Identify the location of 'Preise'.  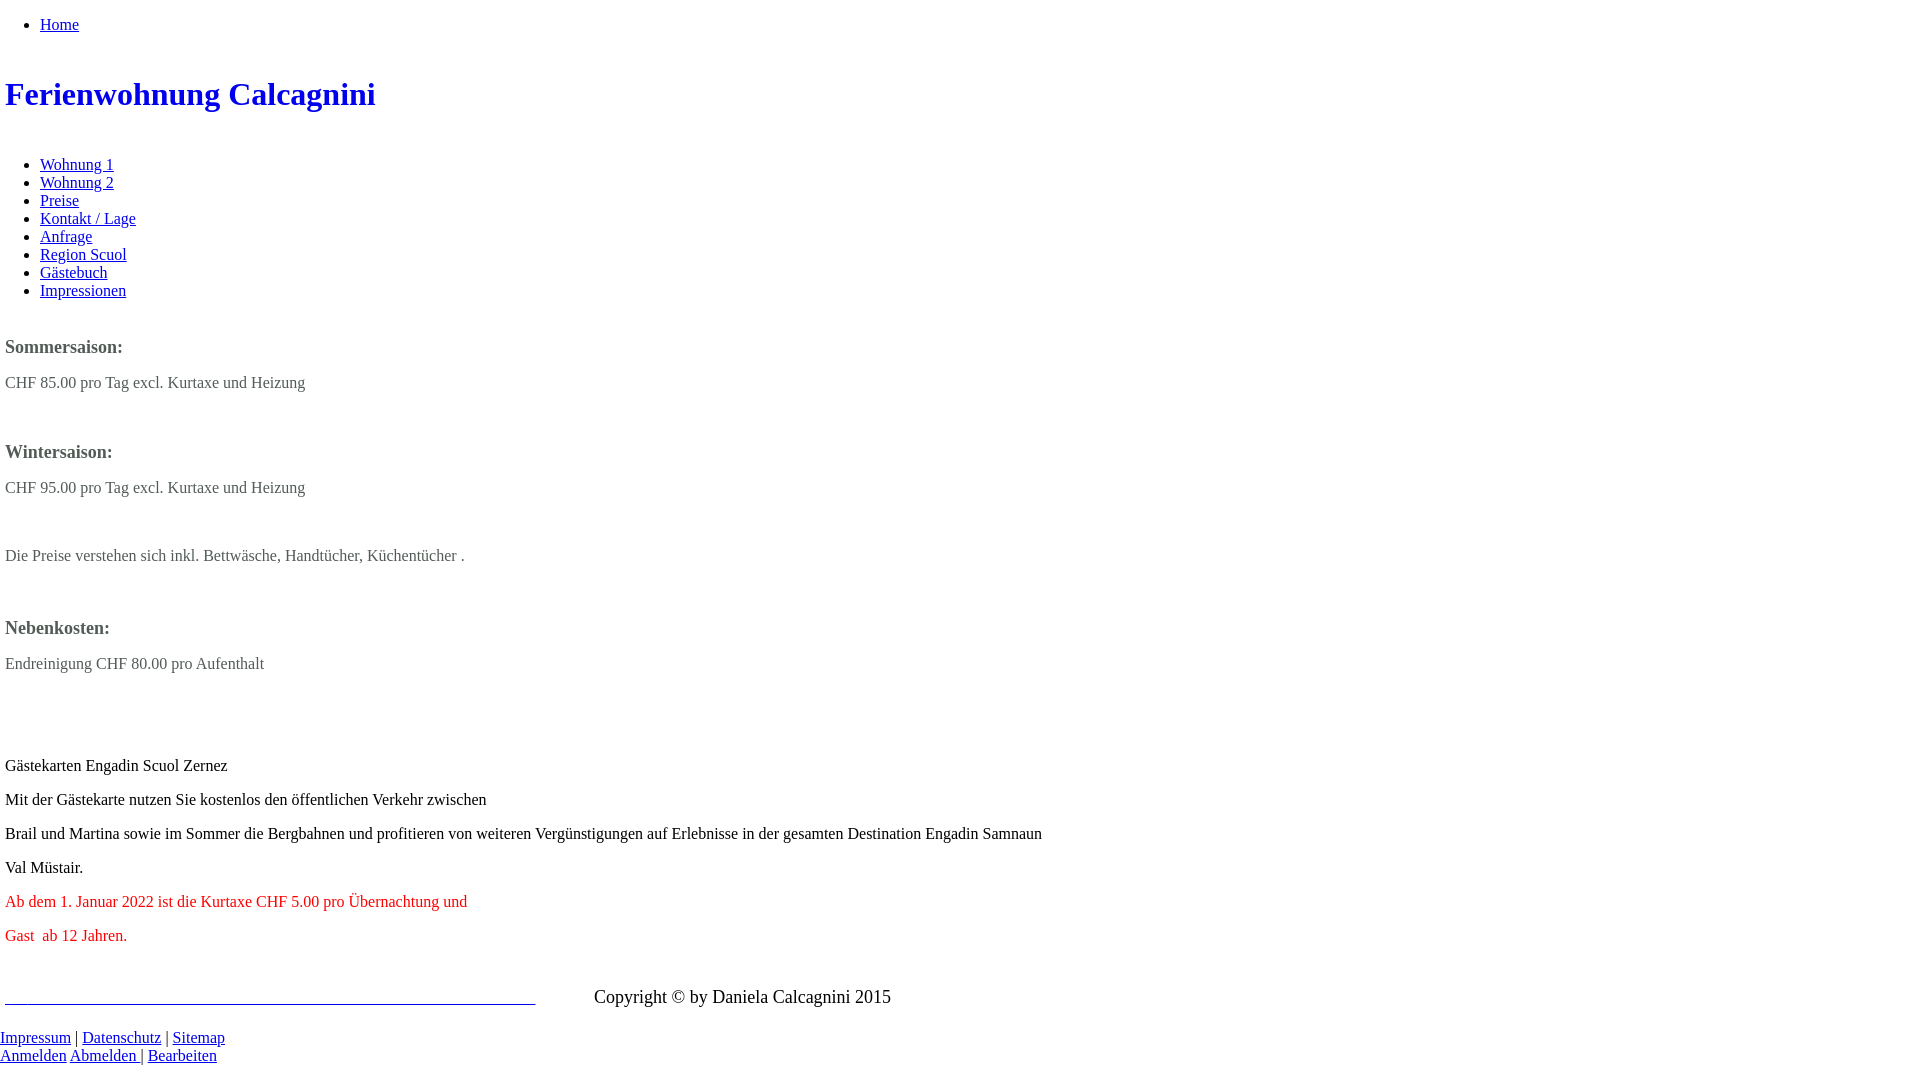
(39, 200).